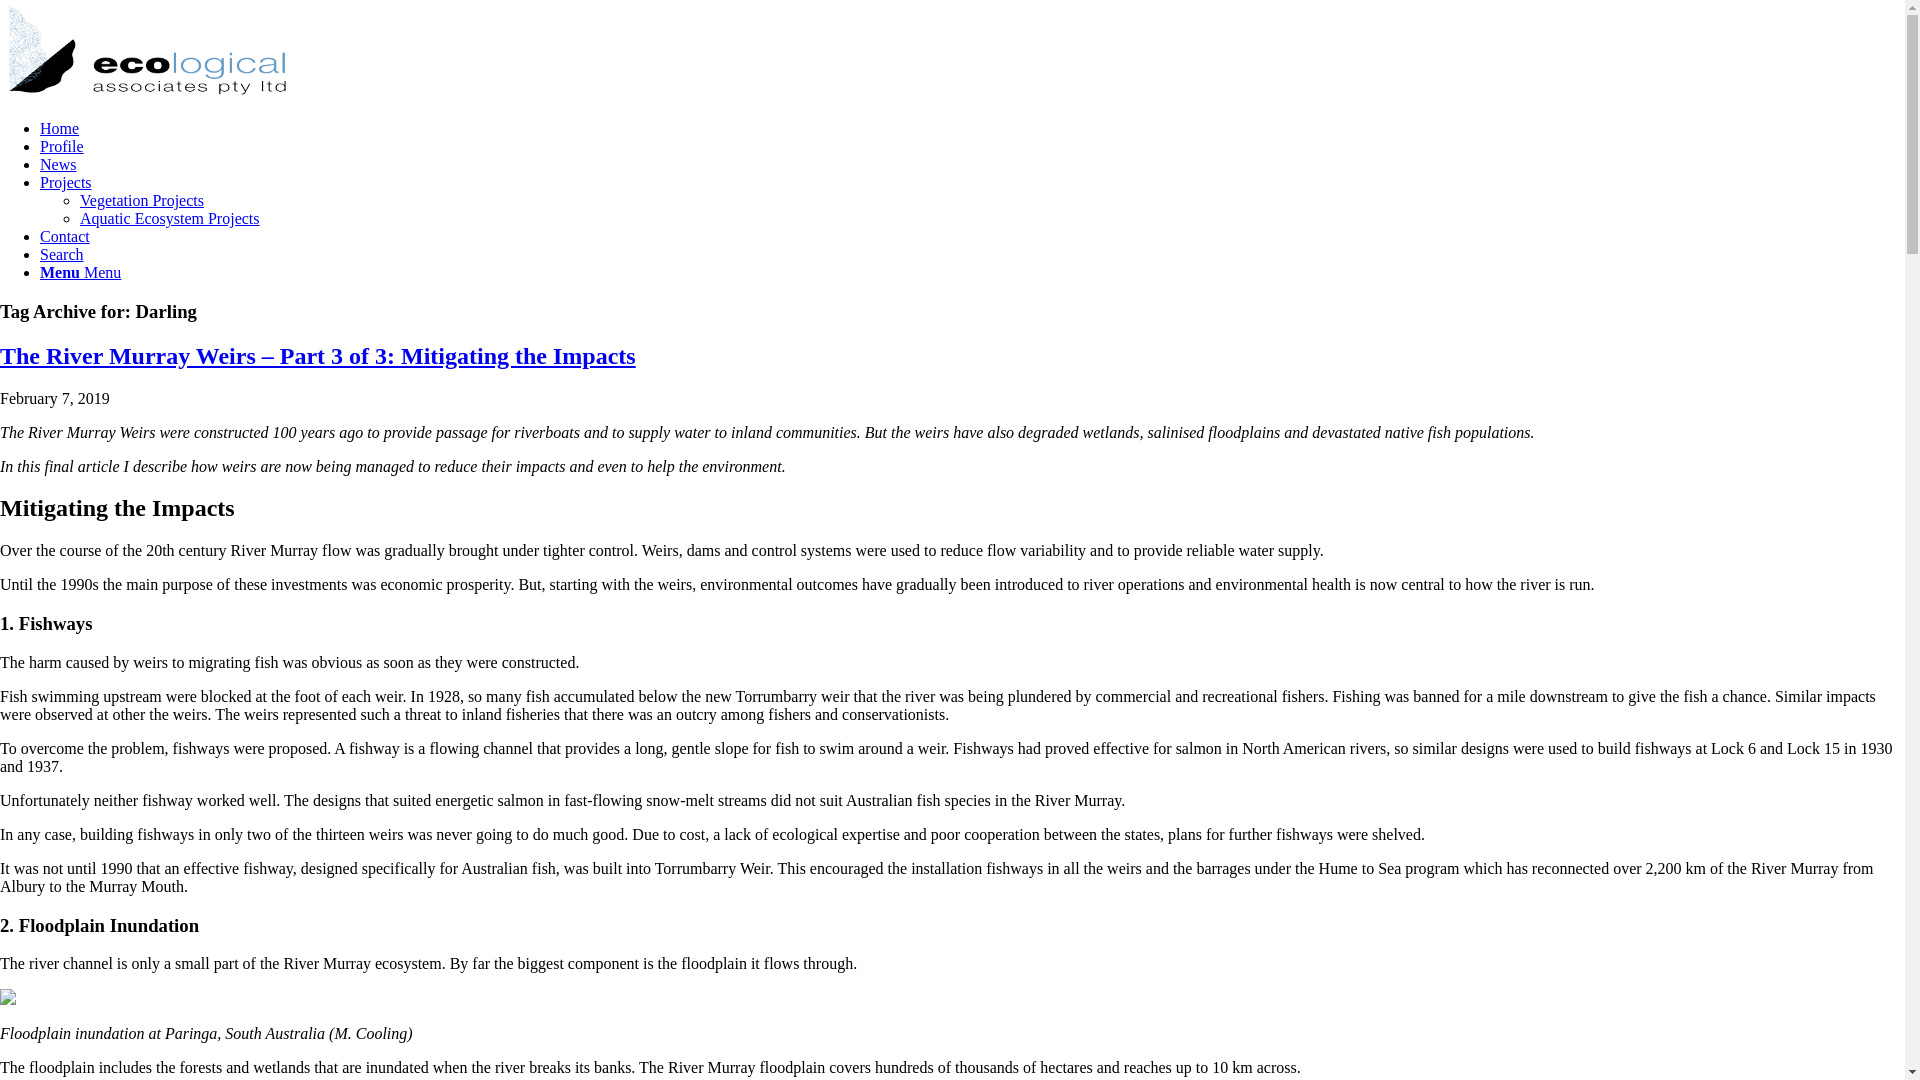 This screenshot has height=1080, width=1920. What do you see at coordinates (80, 272) in the screenshot?
I see `'Menu Menu'` at bounding box center [80, 272].